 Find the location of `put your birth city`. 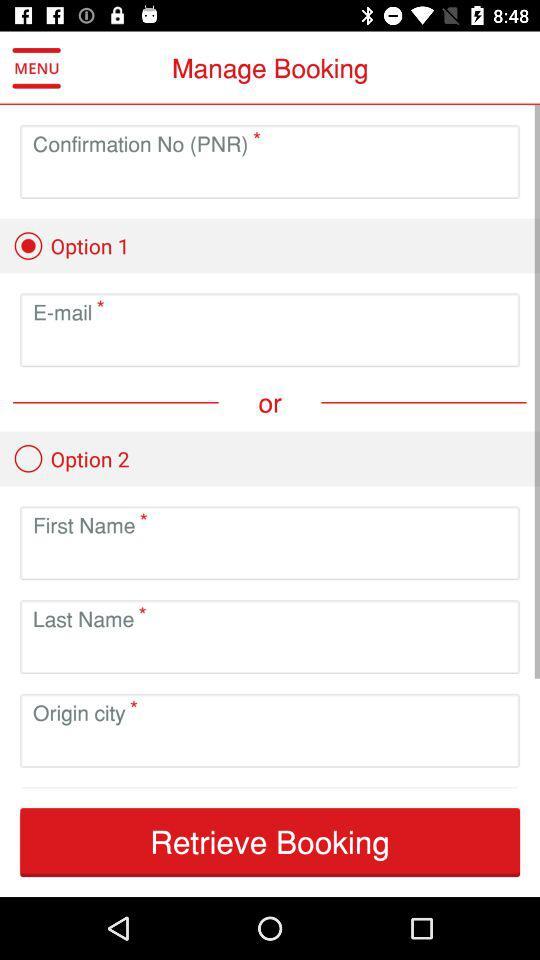

put your birth city is located at coordinates (270, 745).